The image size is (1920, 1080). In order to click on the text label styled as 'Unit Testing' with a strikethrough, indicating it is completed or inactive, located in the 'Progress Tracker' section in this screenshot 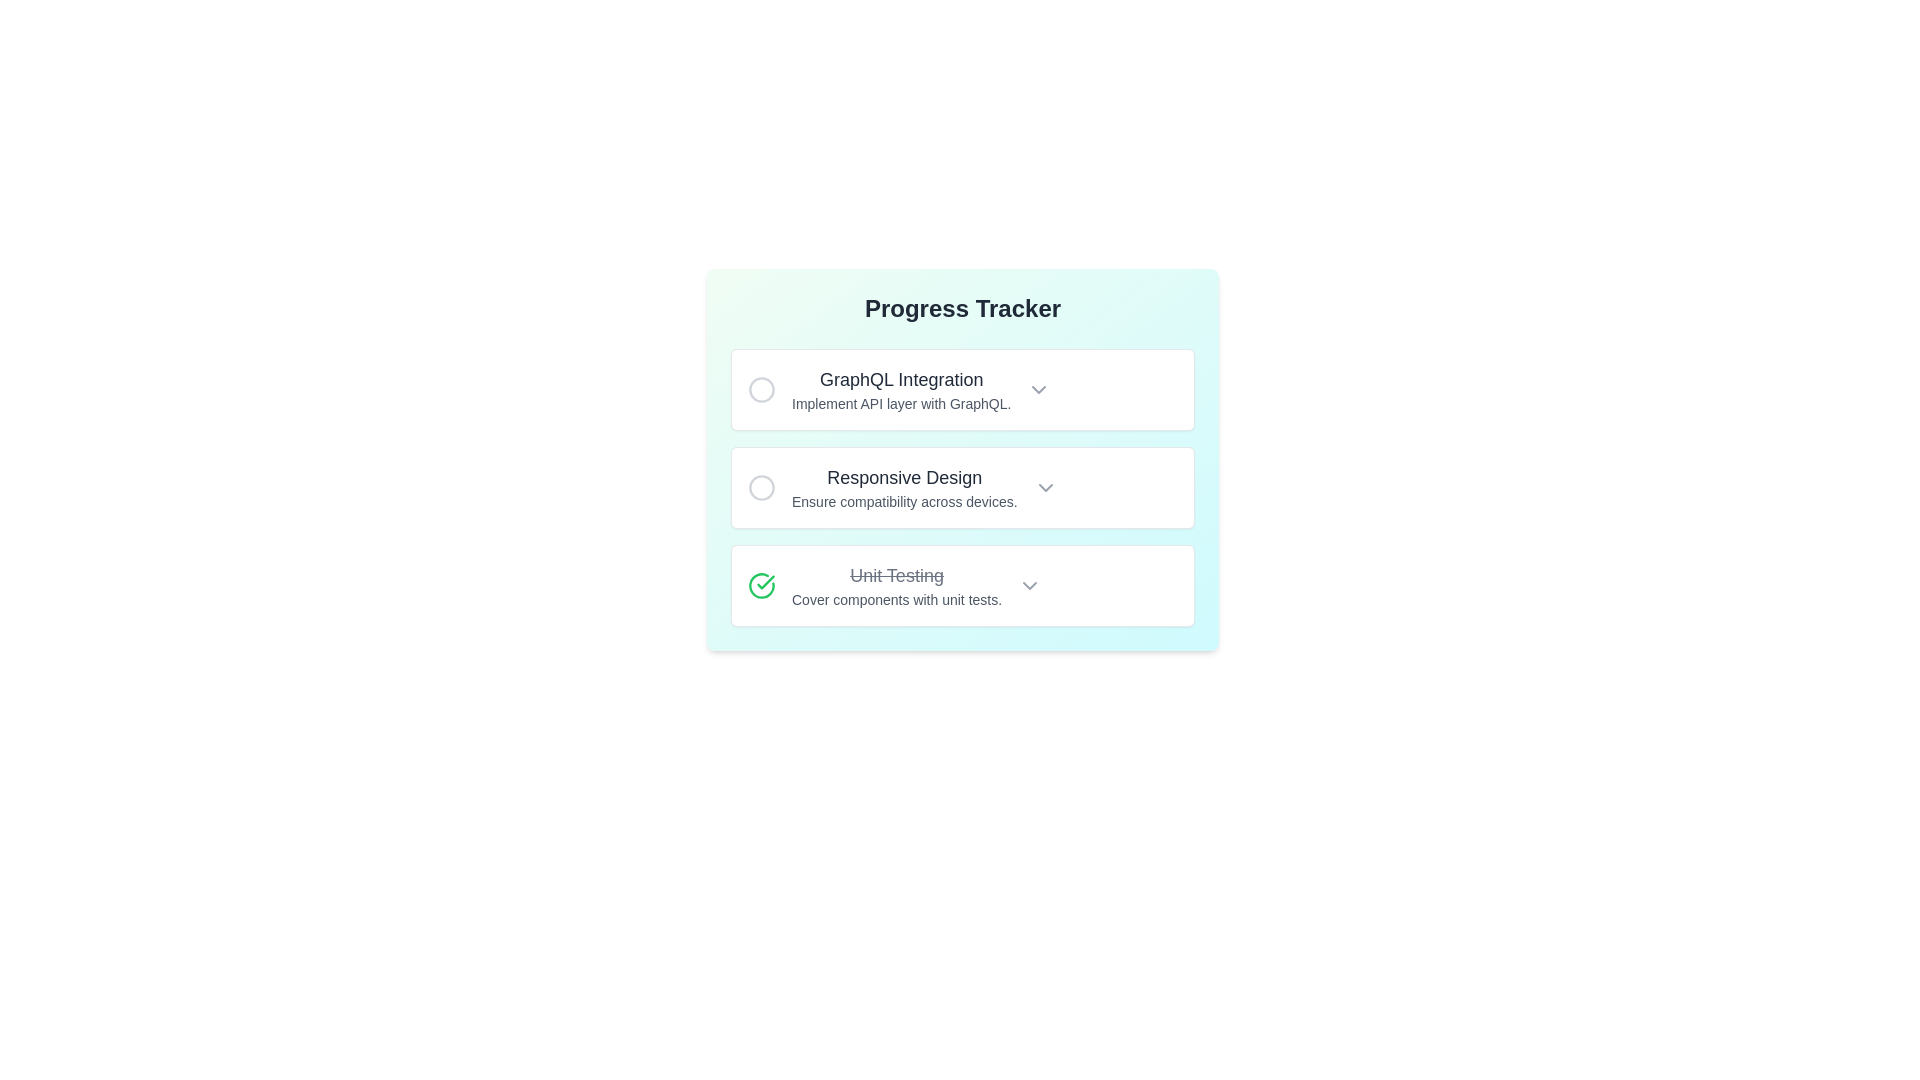, I will do `click(896, 575)`.